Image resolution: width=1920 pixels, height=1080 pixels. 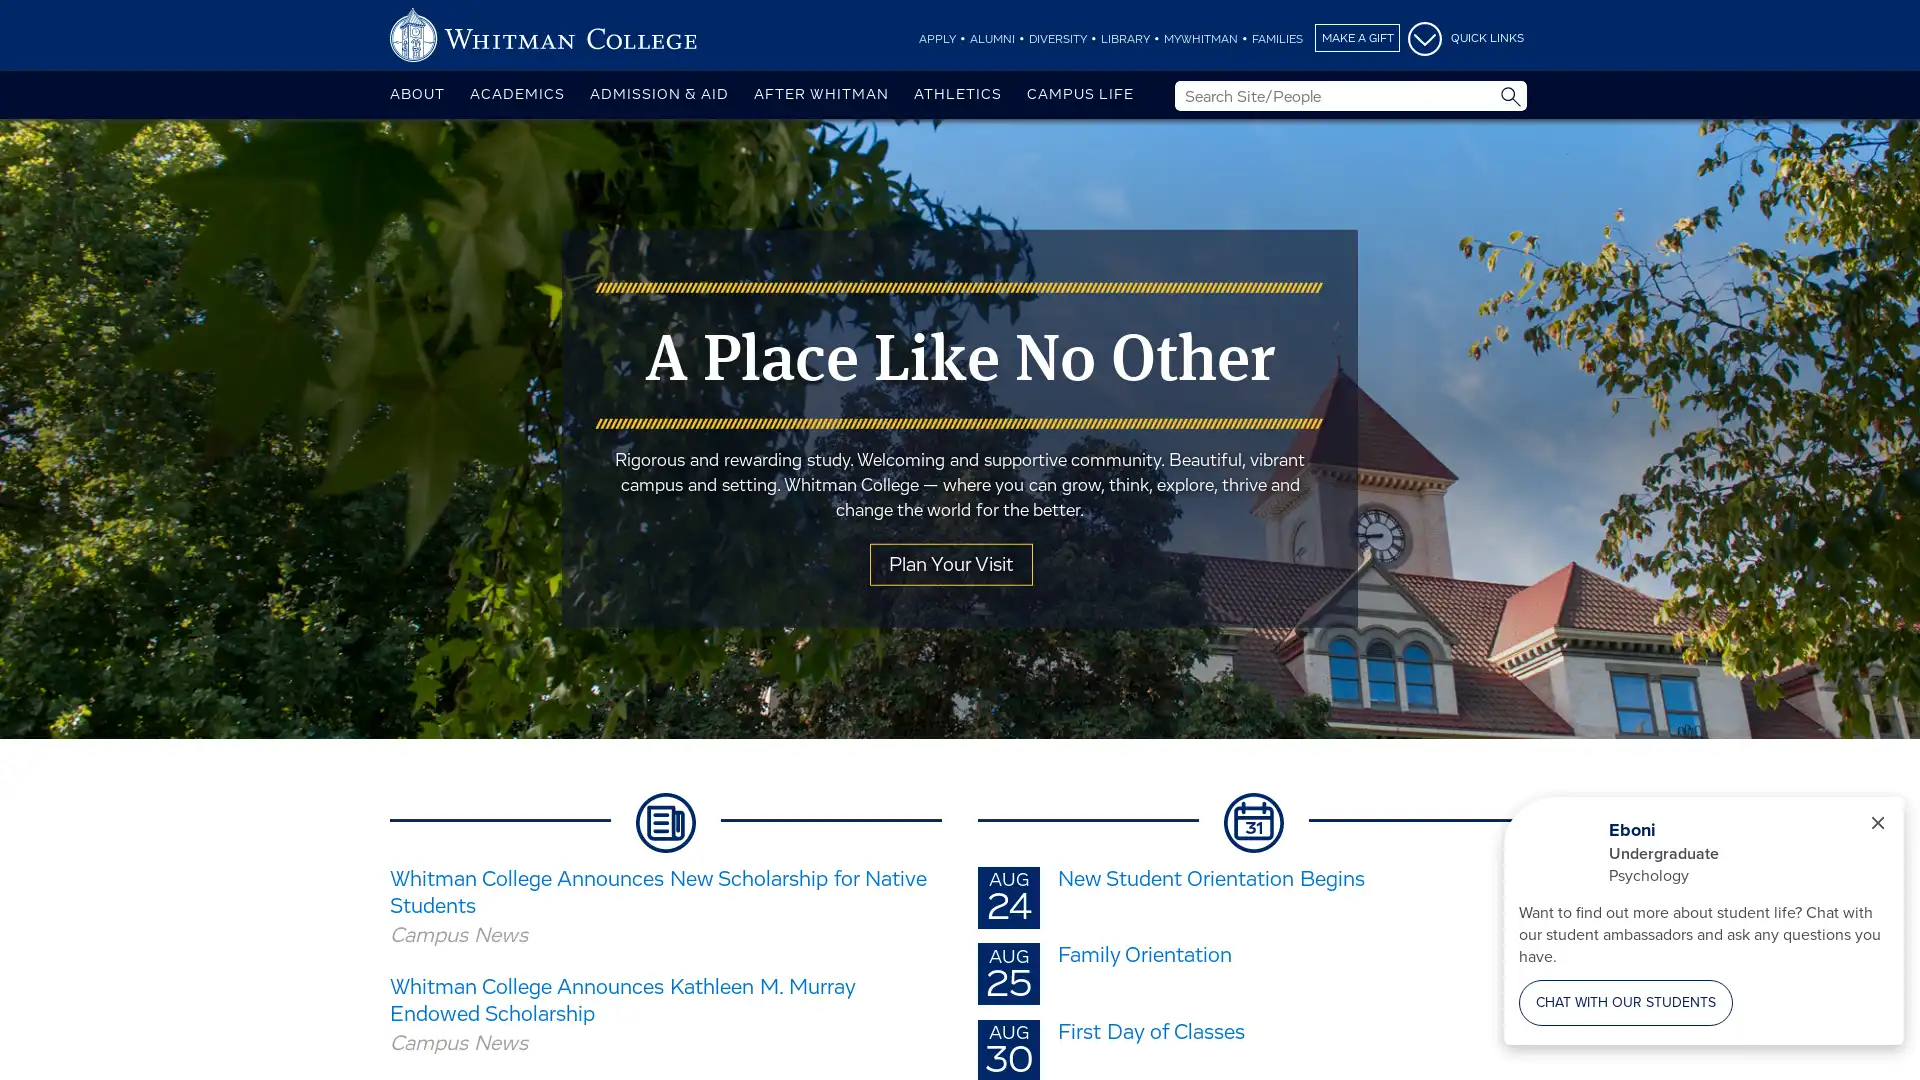 What do you see at coordinates (1511, 95) in the screenshot?
I see `Submit Search` at bounding box center [1511, 95].